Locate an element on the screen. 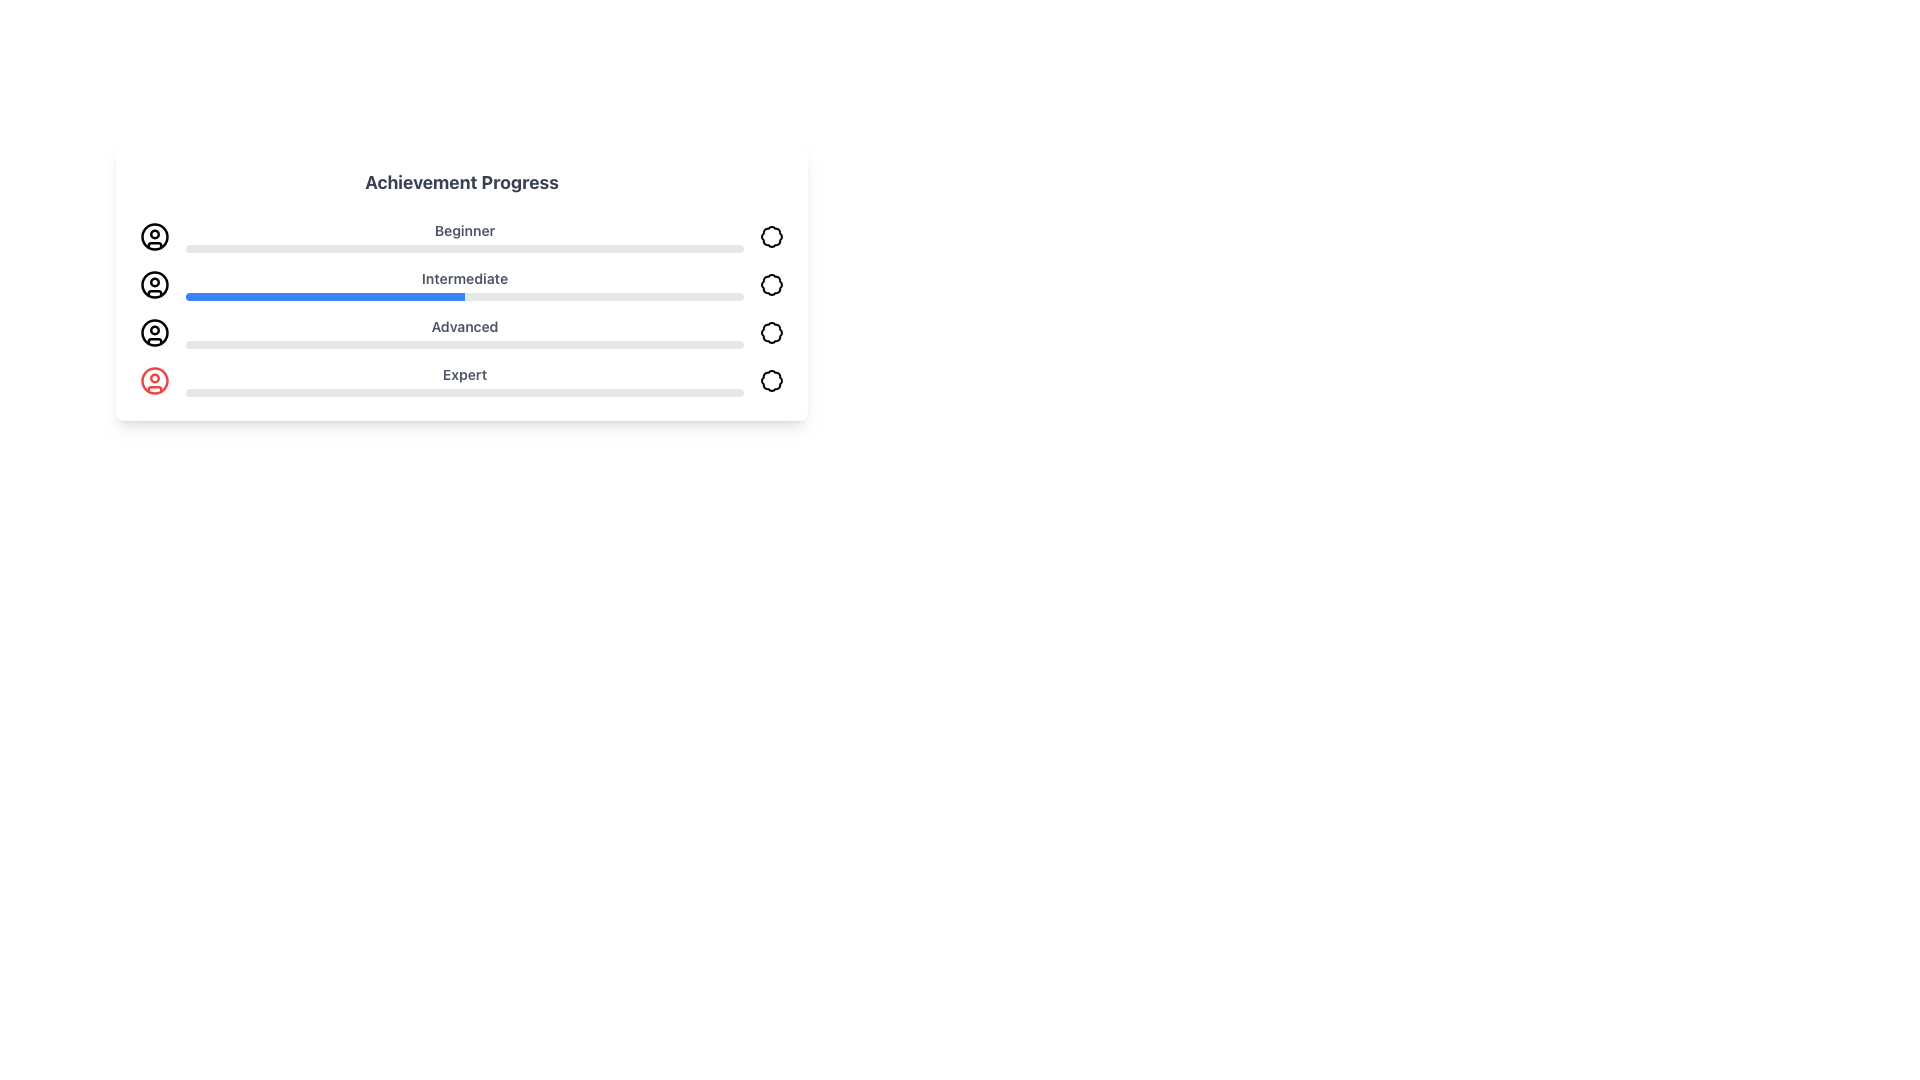 The image size is (1920, 1080). the Badge graphic element located in the fourth row labeled 'Advanced' on the far right side adjacent to a horizontal bar is located at coordinates (771, 331).